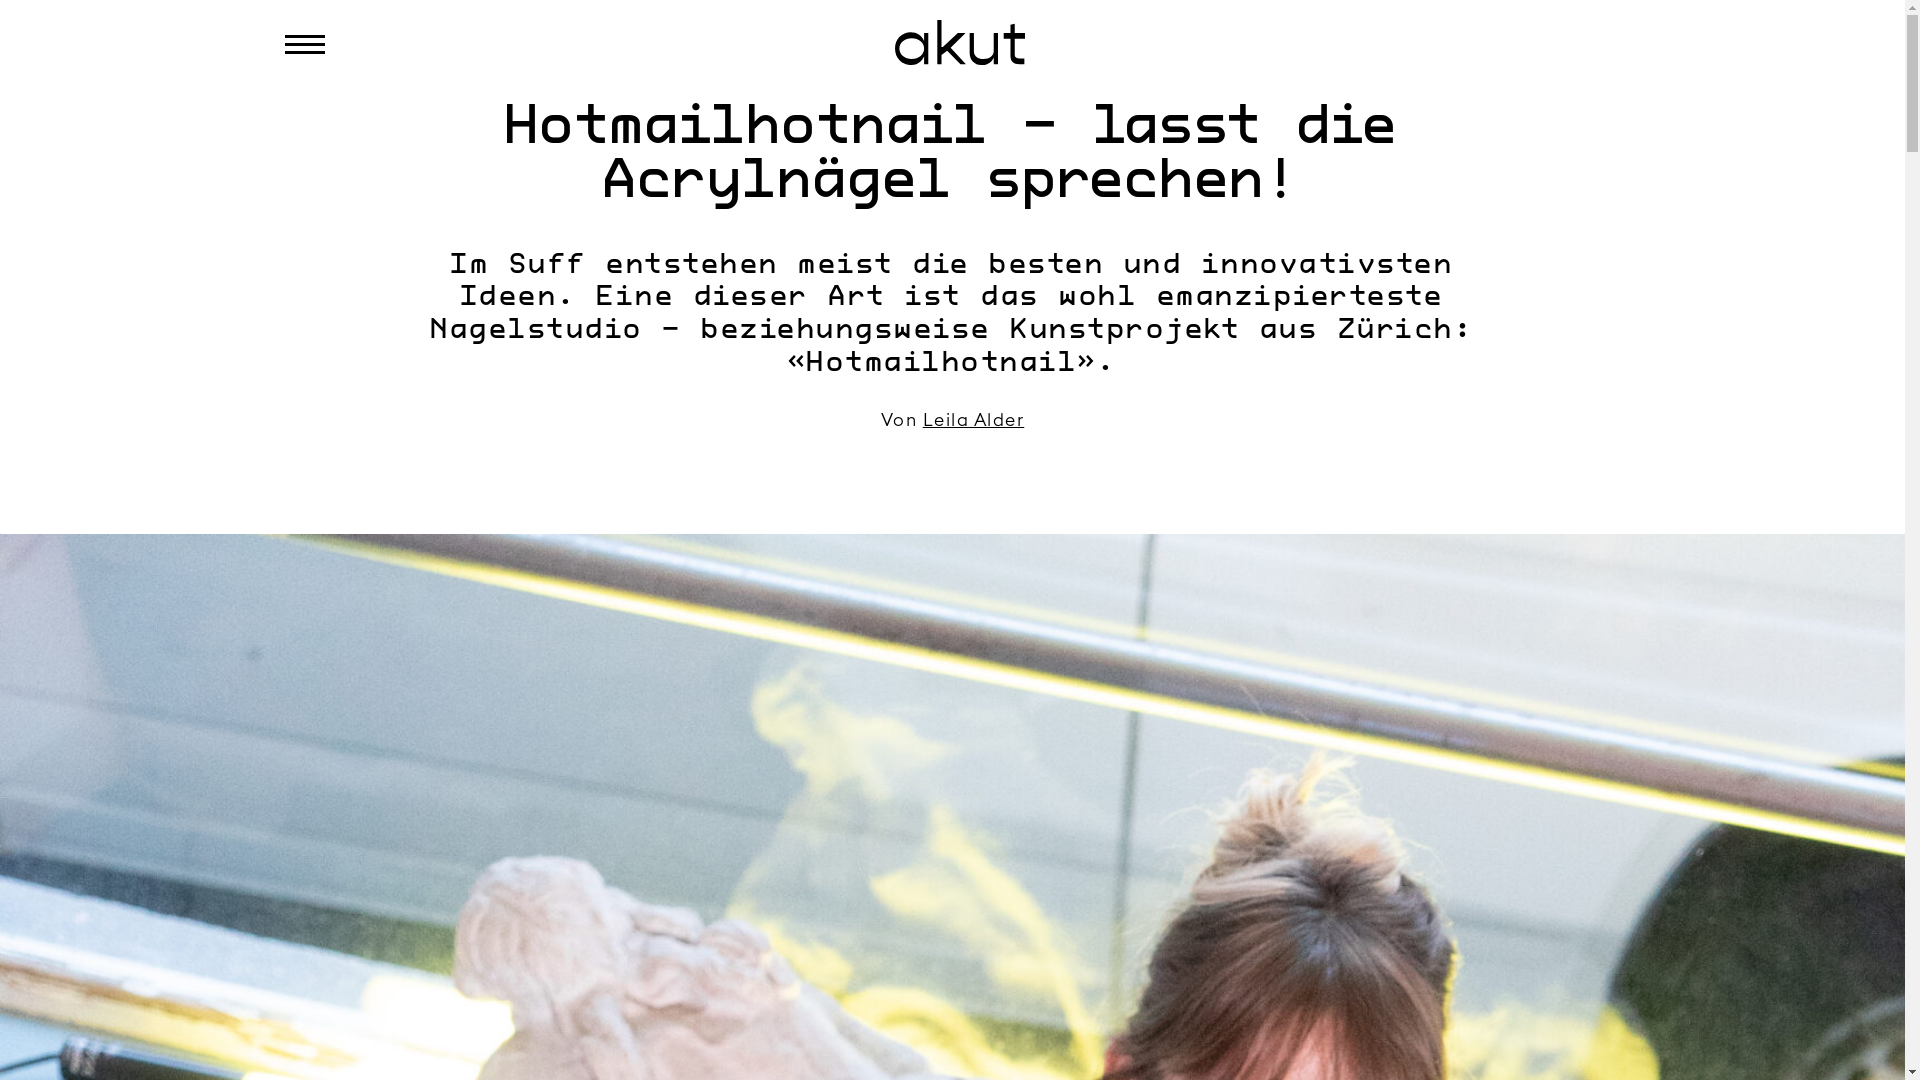 This screenshot has height=1080, width=1920. Describe the element at coordinates (974, 419) in the screenshot. I see `'Leila Alder'` at that location.